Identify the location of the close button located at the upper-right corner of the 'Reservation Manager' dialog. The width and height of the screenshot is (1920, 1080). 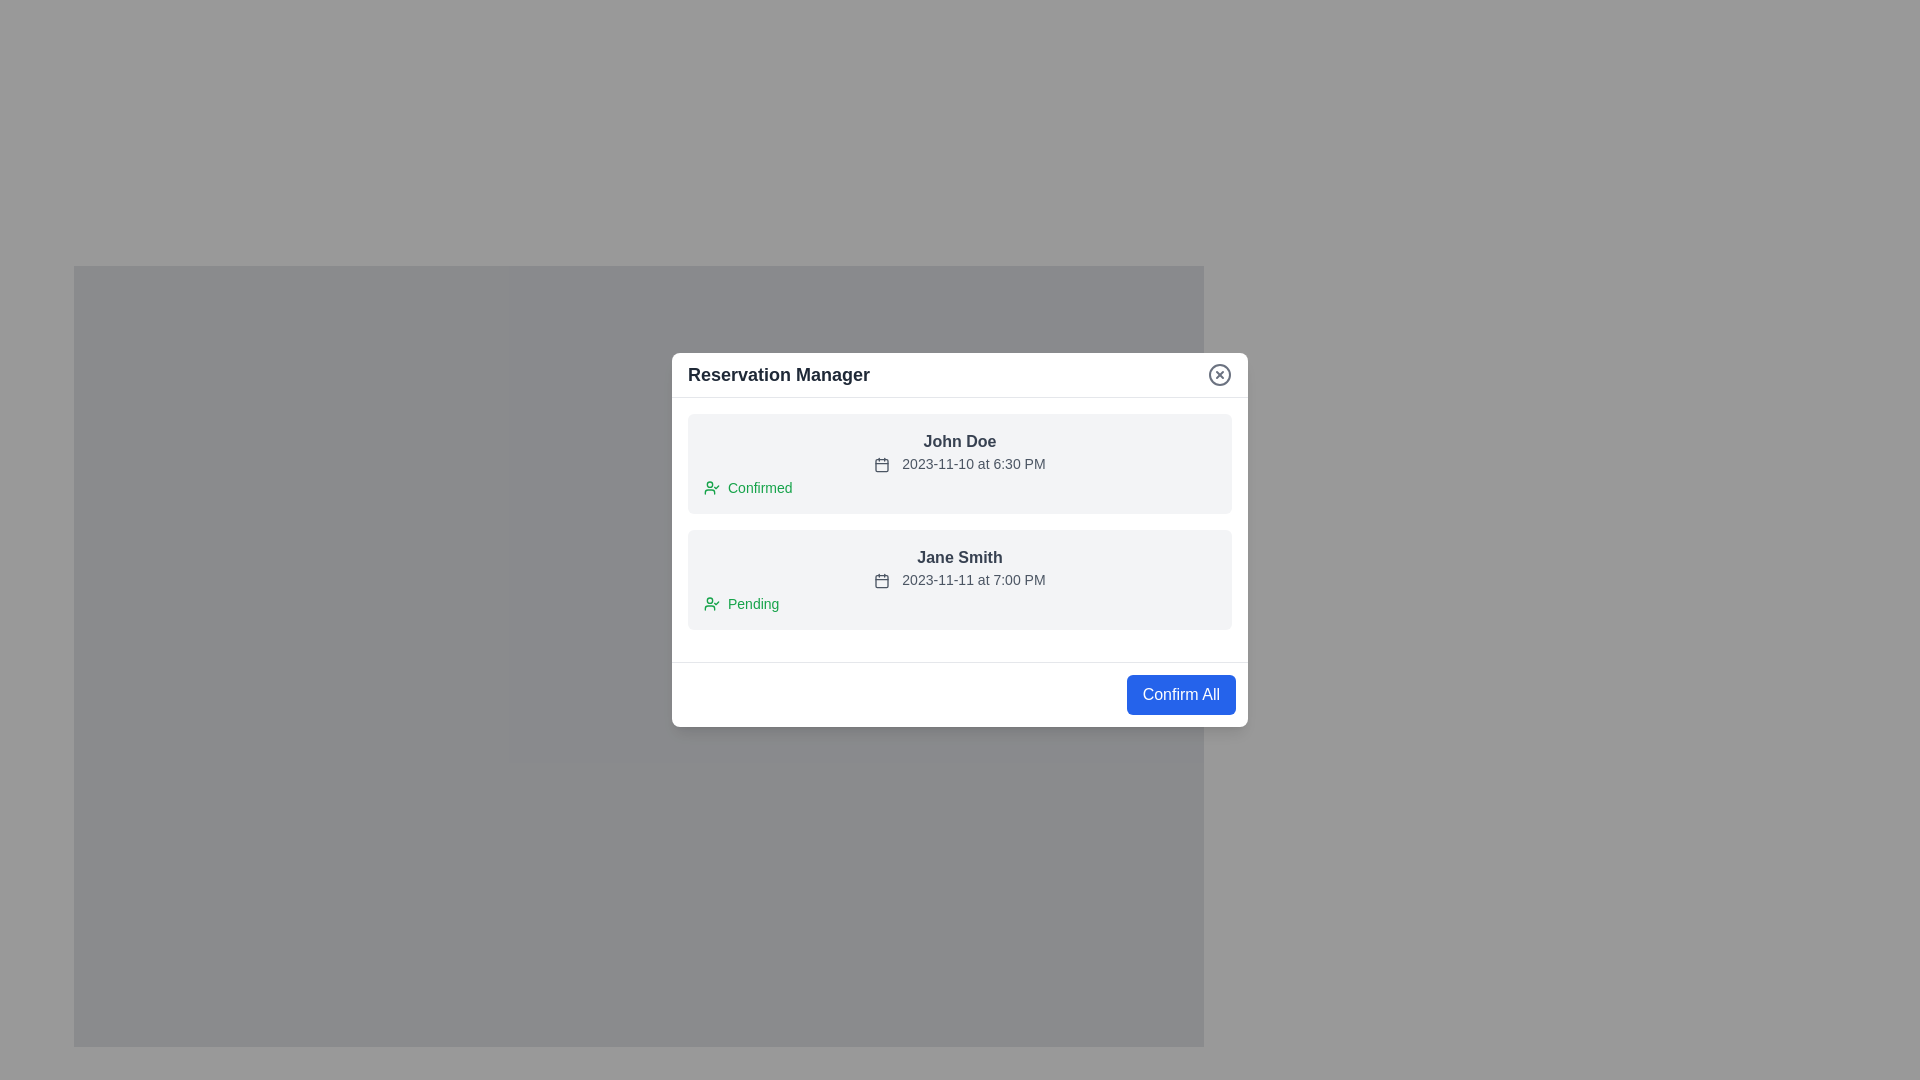
(1218, 374).